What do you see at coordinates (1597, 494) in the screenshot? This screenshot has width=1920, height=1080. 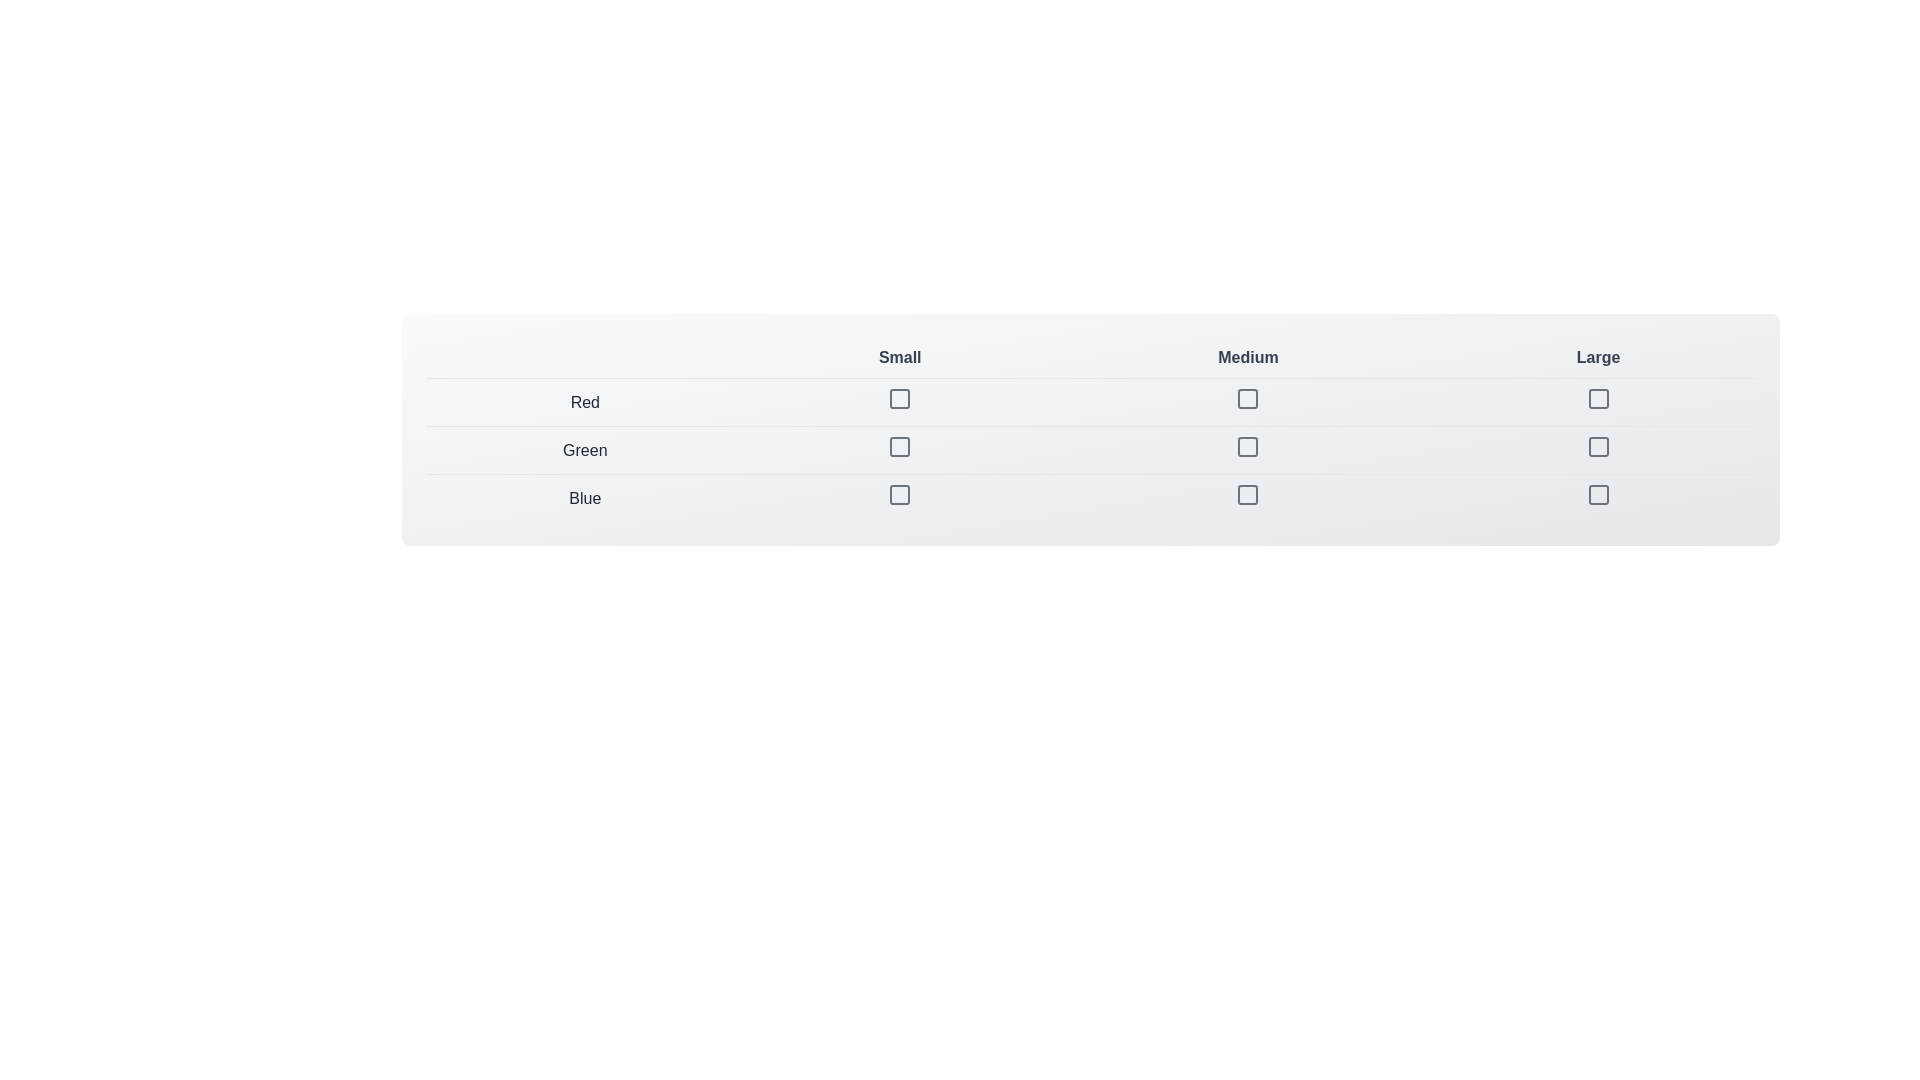 I see `the square-shaped checkbox located in the 'Large' column of the 'Blue' row within the grid structure` at bounding box center [1597, 494].